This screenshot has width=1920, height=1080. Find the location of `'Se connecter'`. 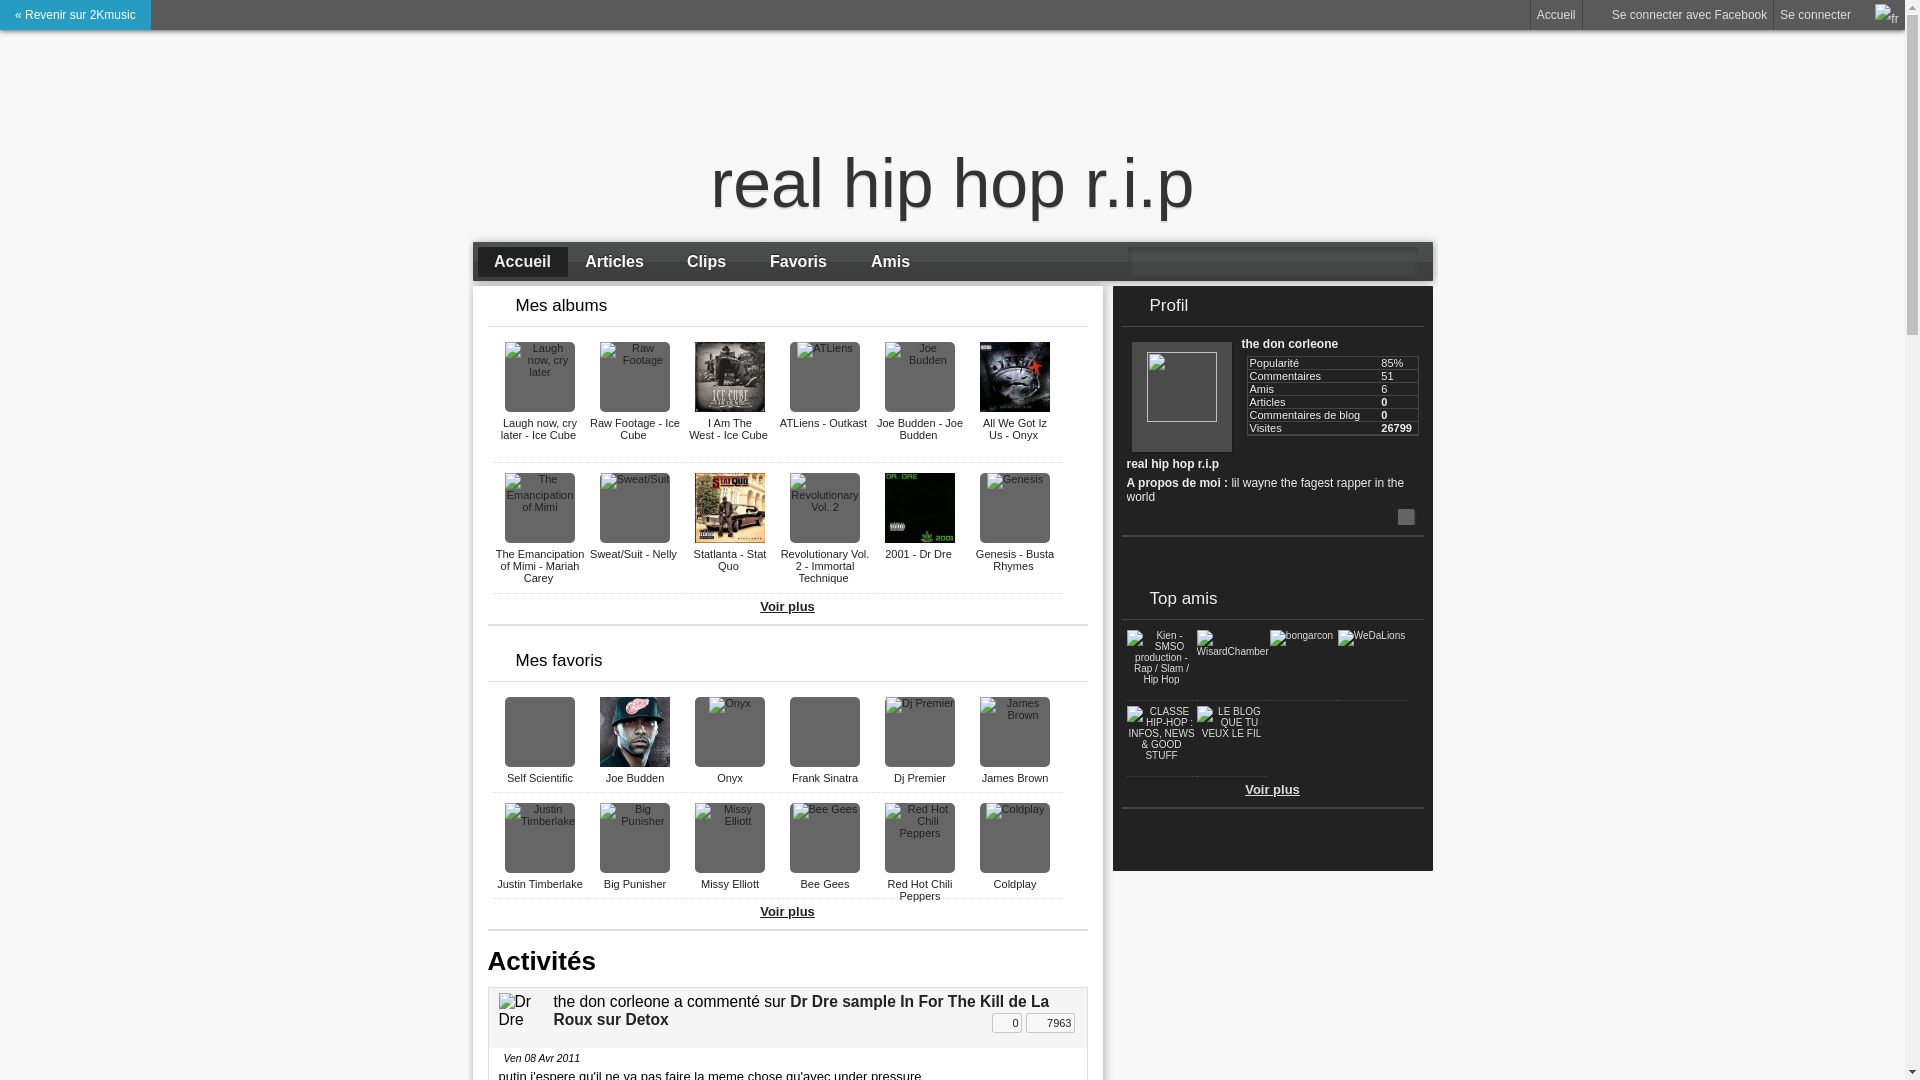

'Se connecter' is located at coordinates (1774, 15).